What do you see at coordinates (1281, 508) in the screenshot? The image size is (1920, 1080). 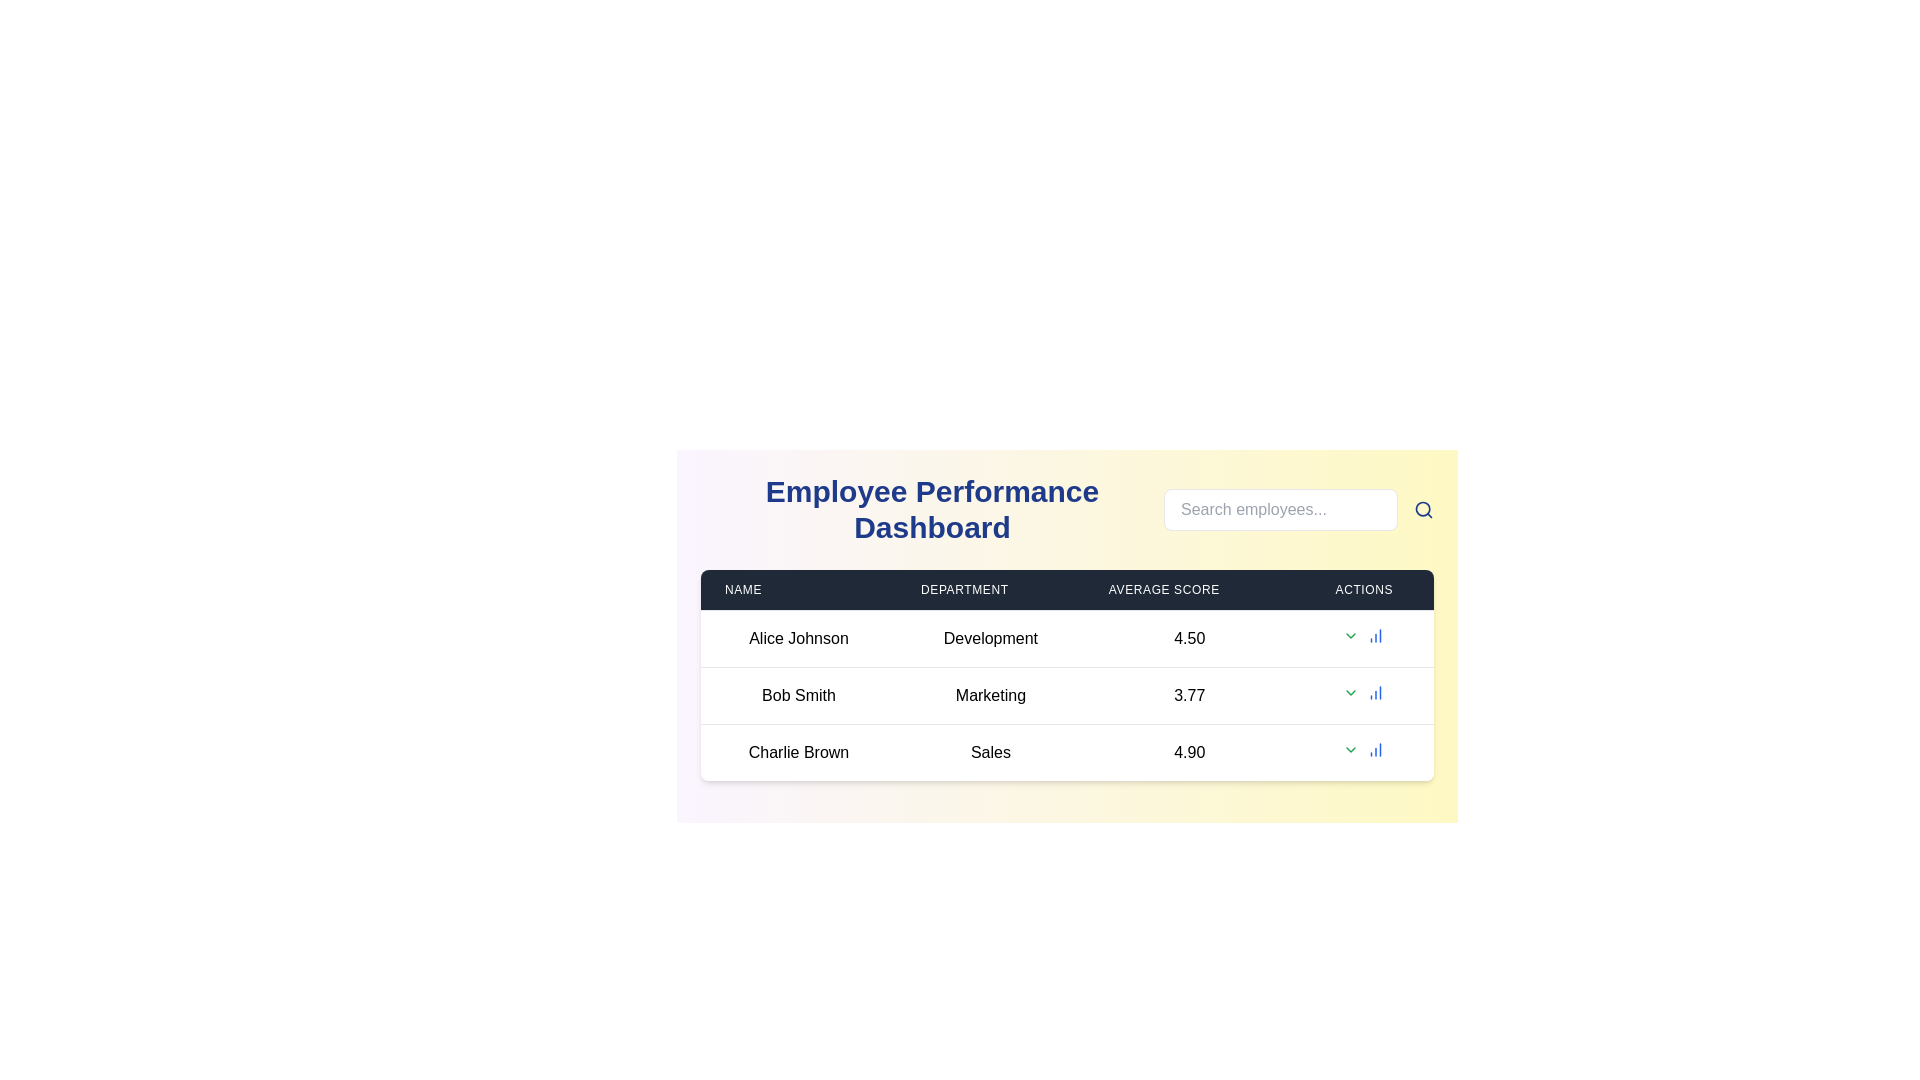 I see `the text input field styled with rounded corners that has a placeholder text saying 'Search employees...'` at bounding box center [1281, 508].